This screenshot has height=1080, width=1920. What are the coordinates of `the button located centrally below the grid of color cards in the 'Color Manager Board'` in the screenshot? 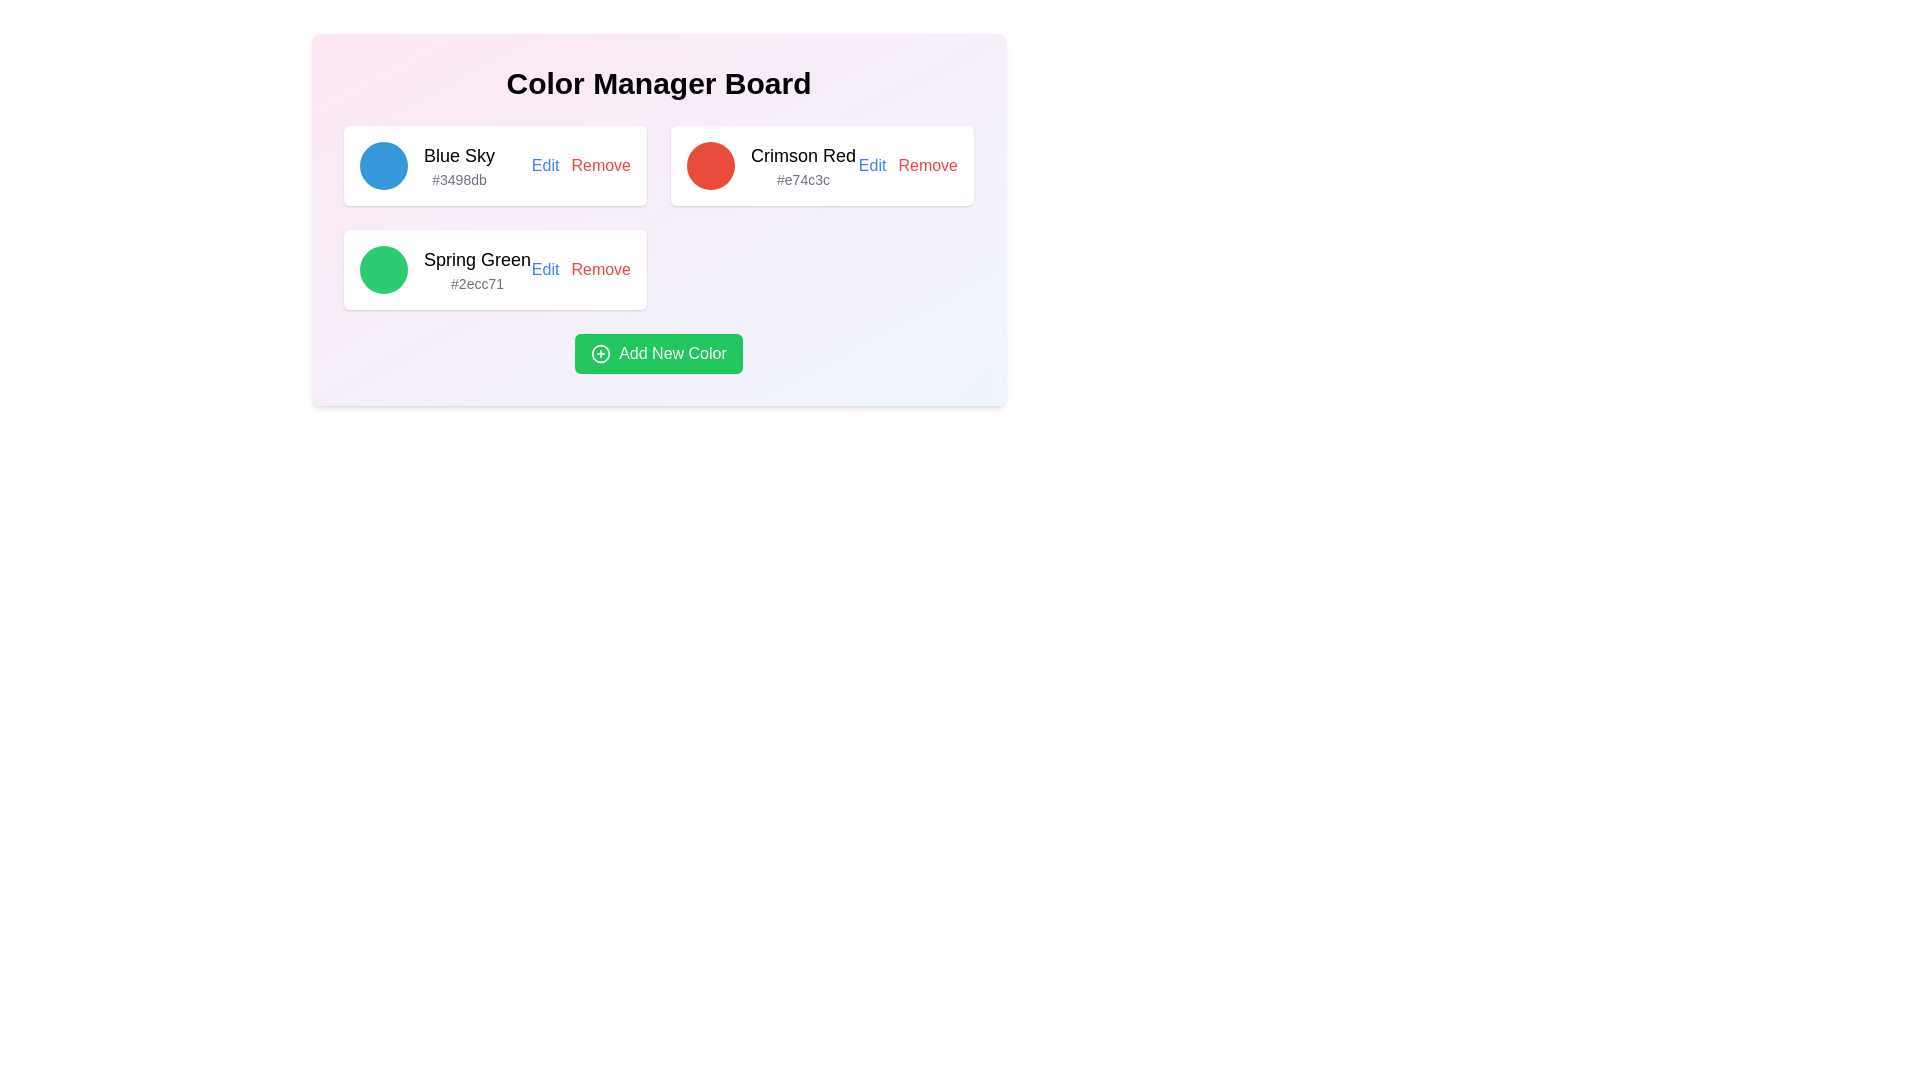 It's located at (658, 353).